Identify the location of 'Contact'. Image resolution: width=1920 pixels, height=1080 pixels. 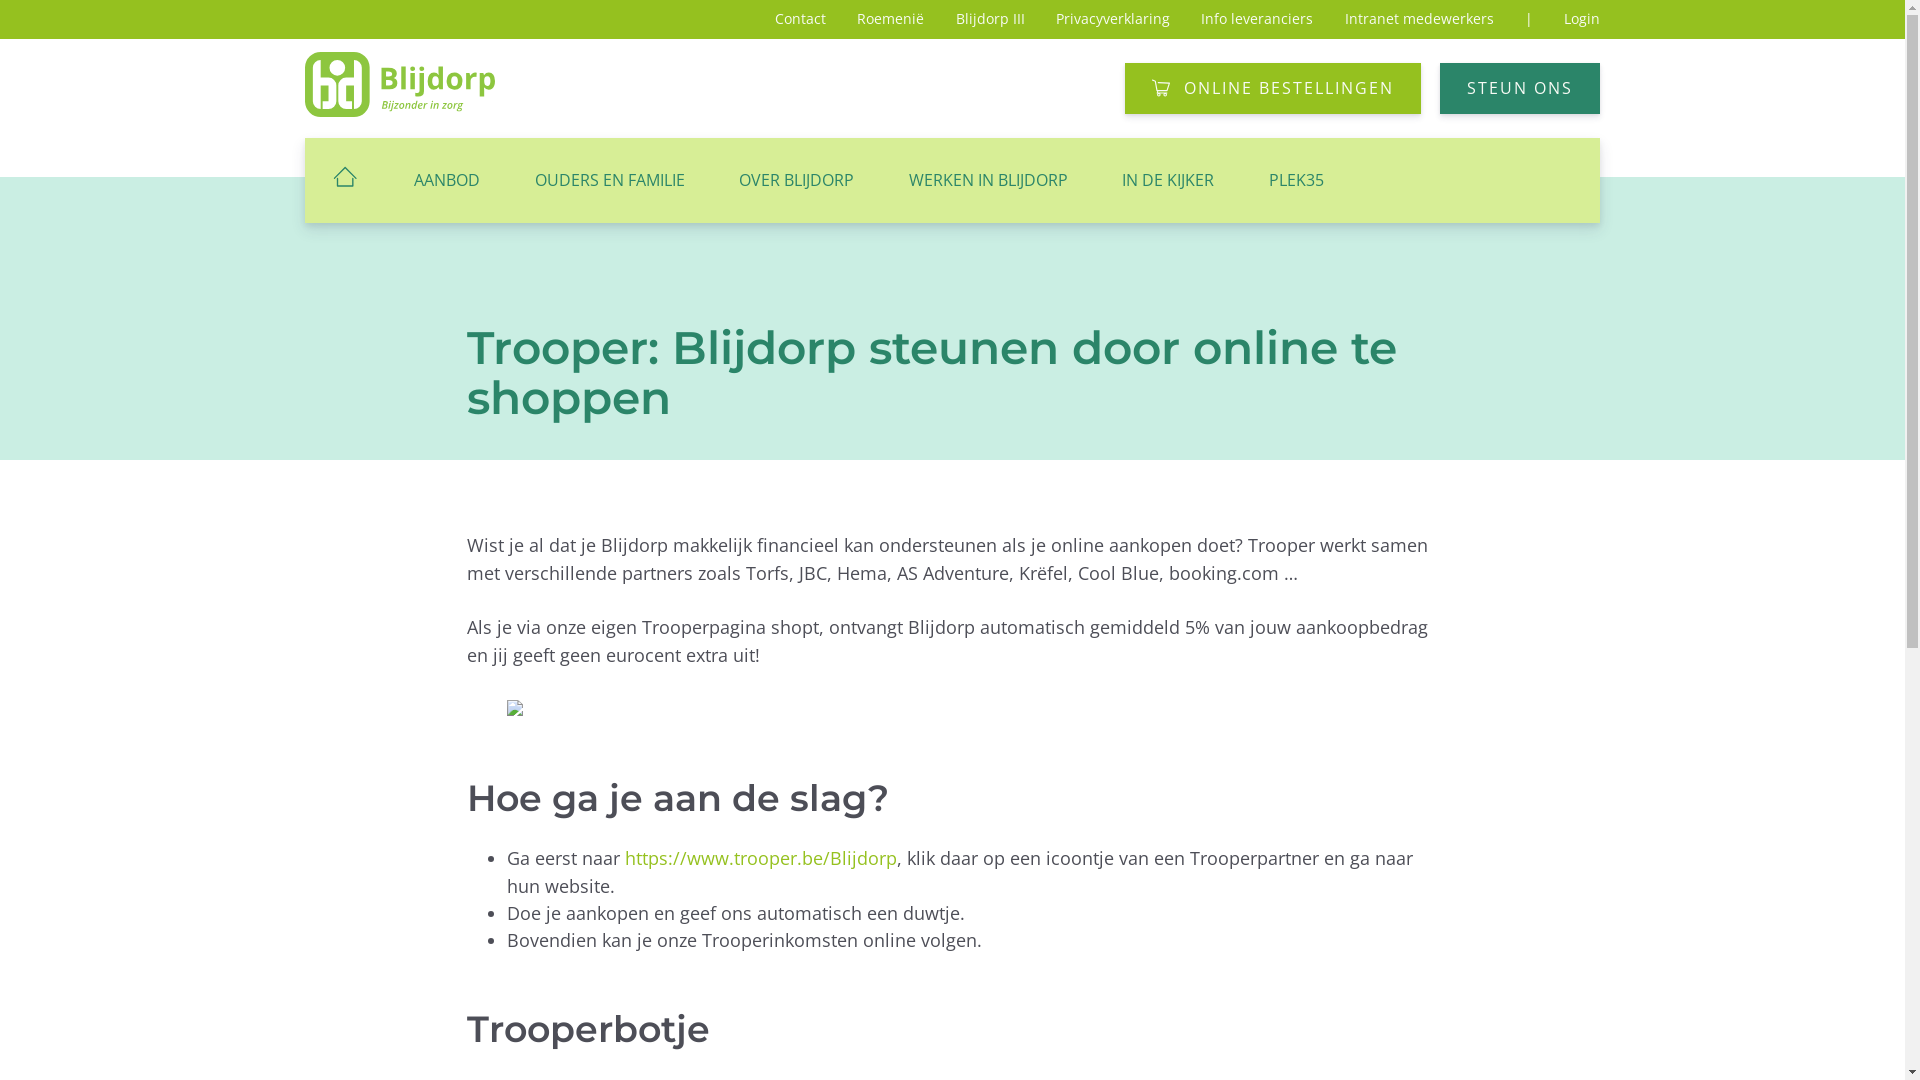
(800, 18).